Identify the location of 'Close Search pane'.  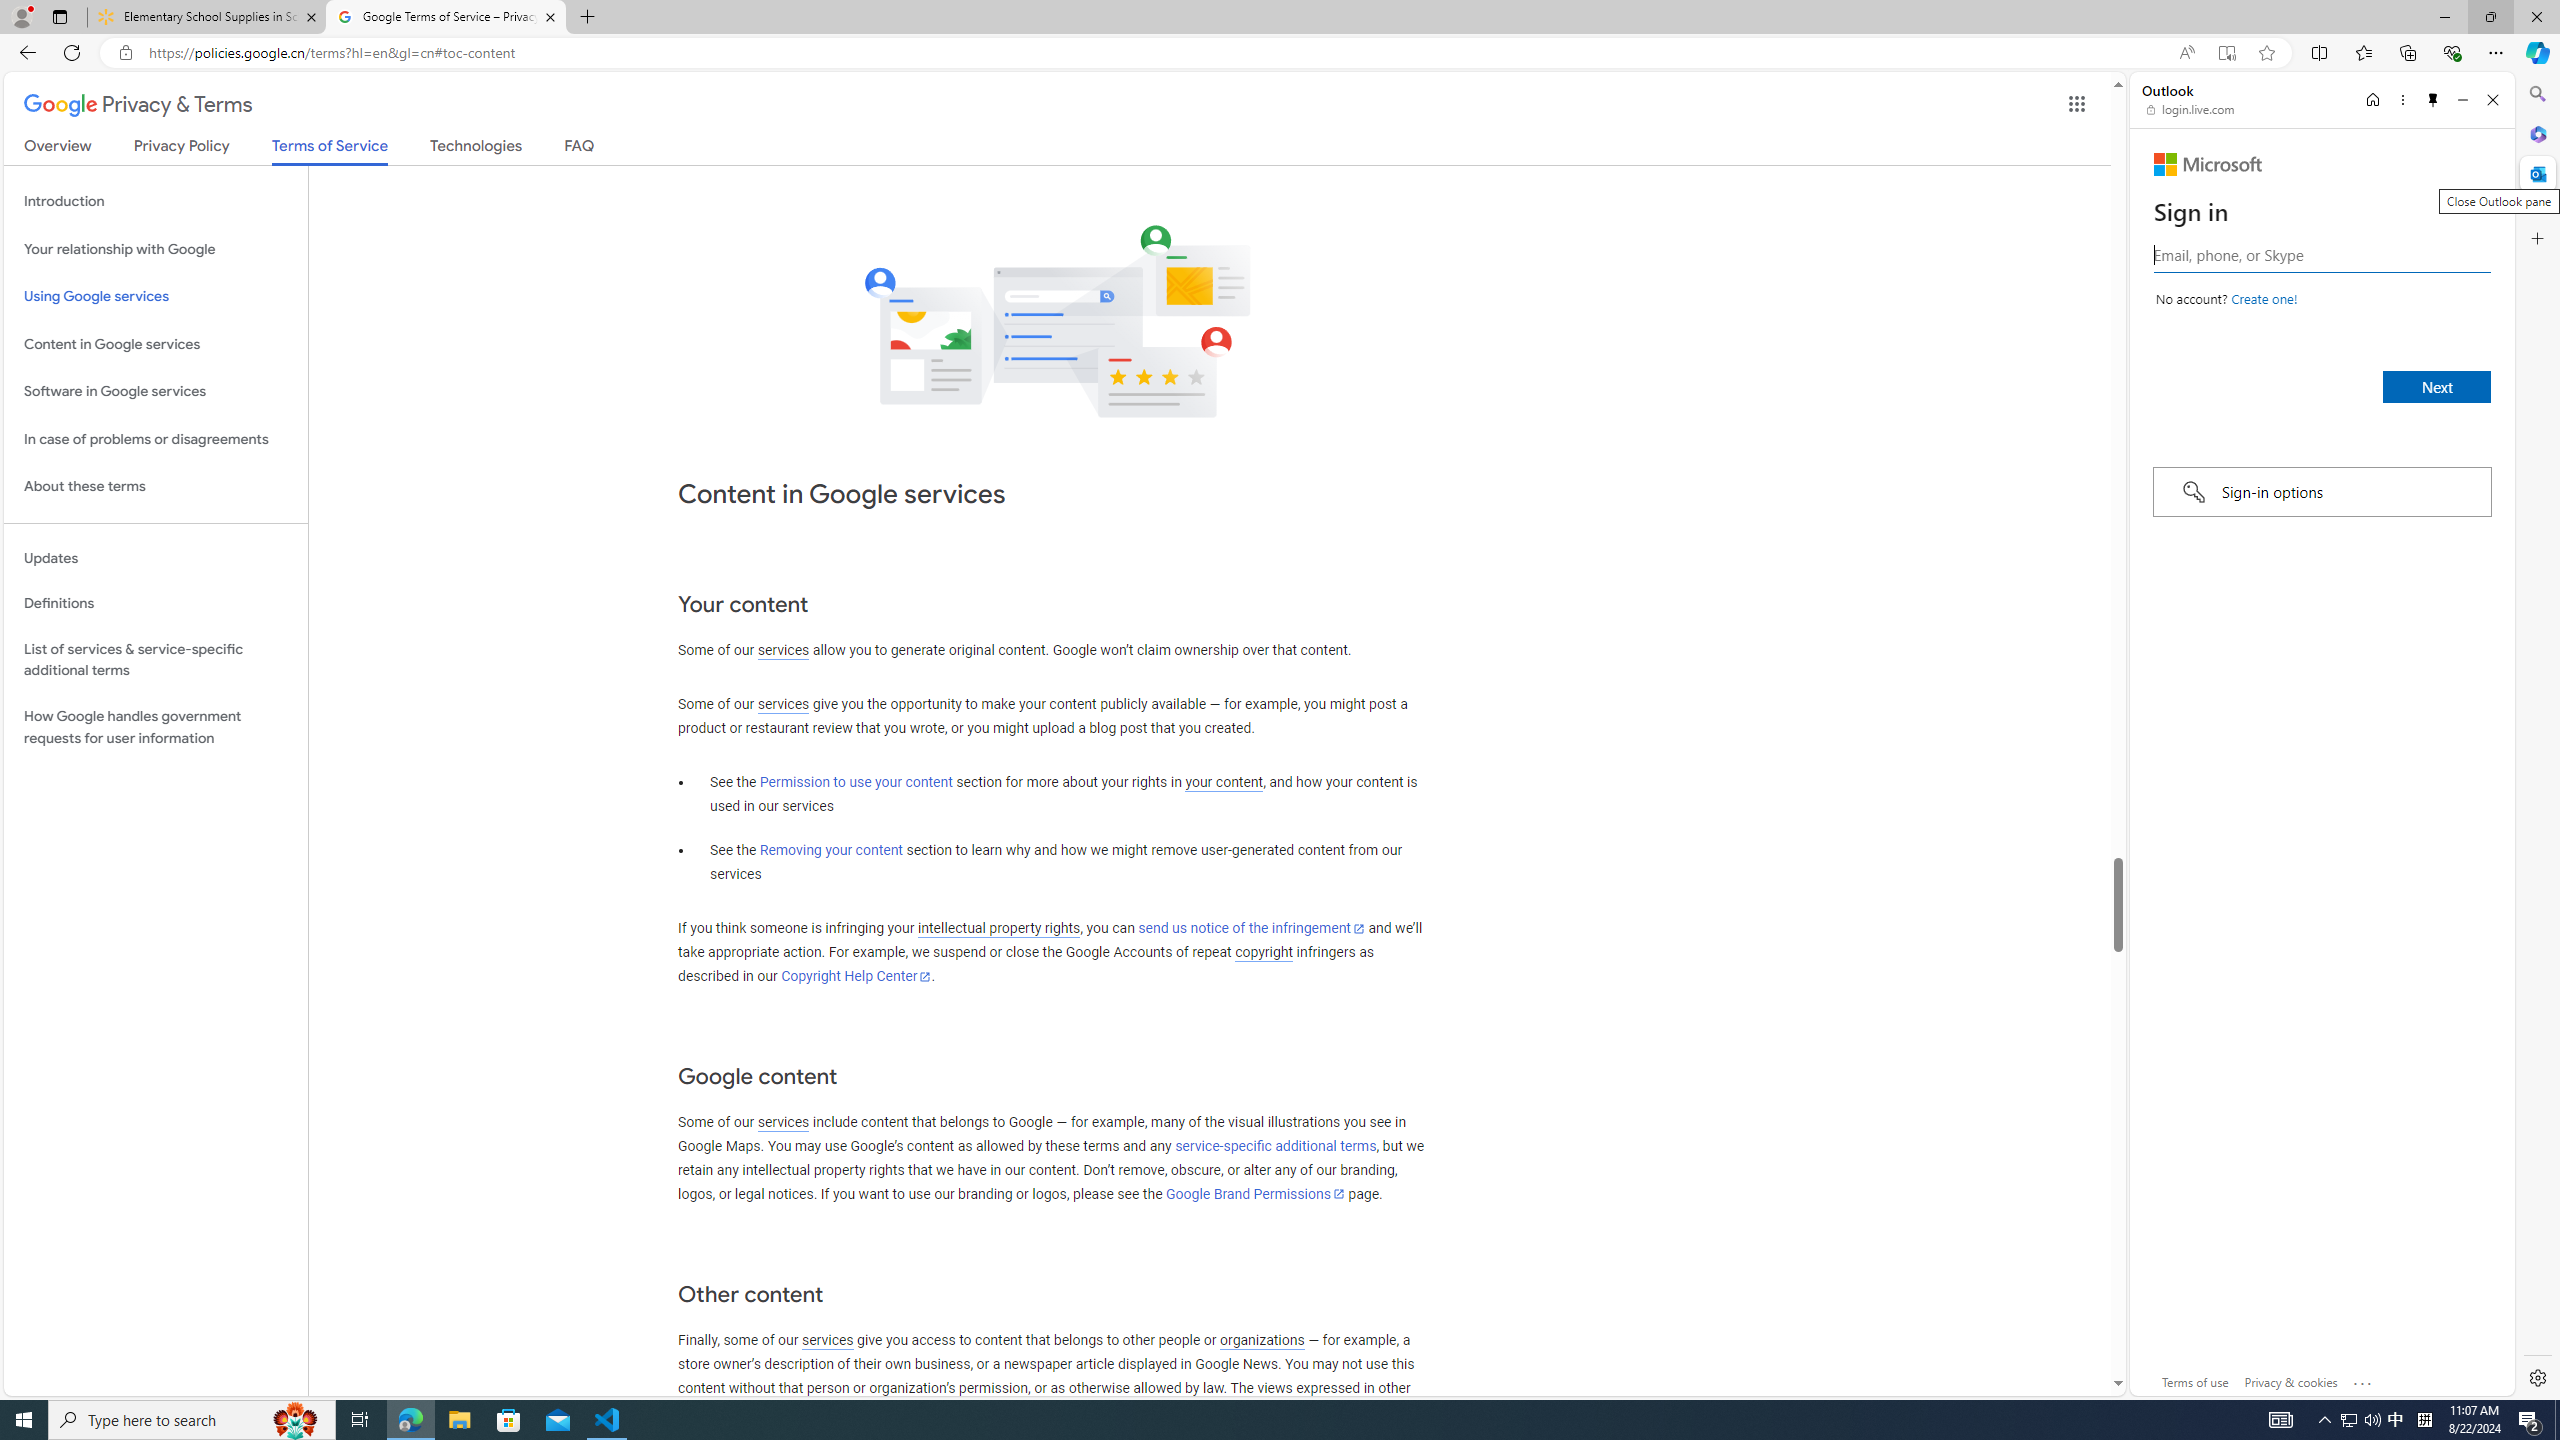
(2535, 93).